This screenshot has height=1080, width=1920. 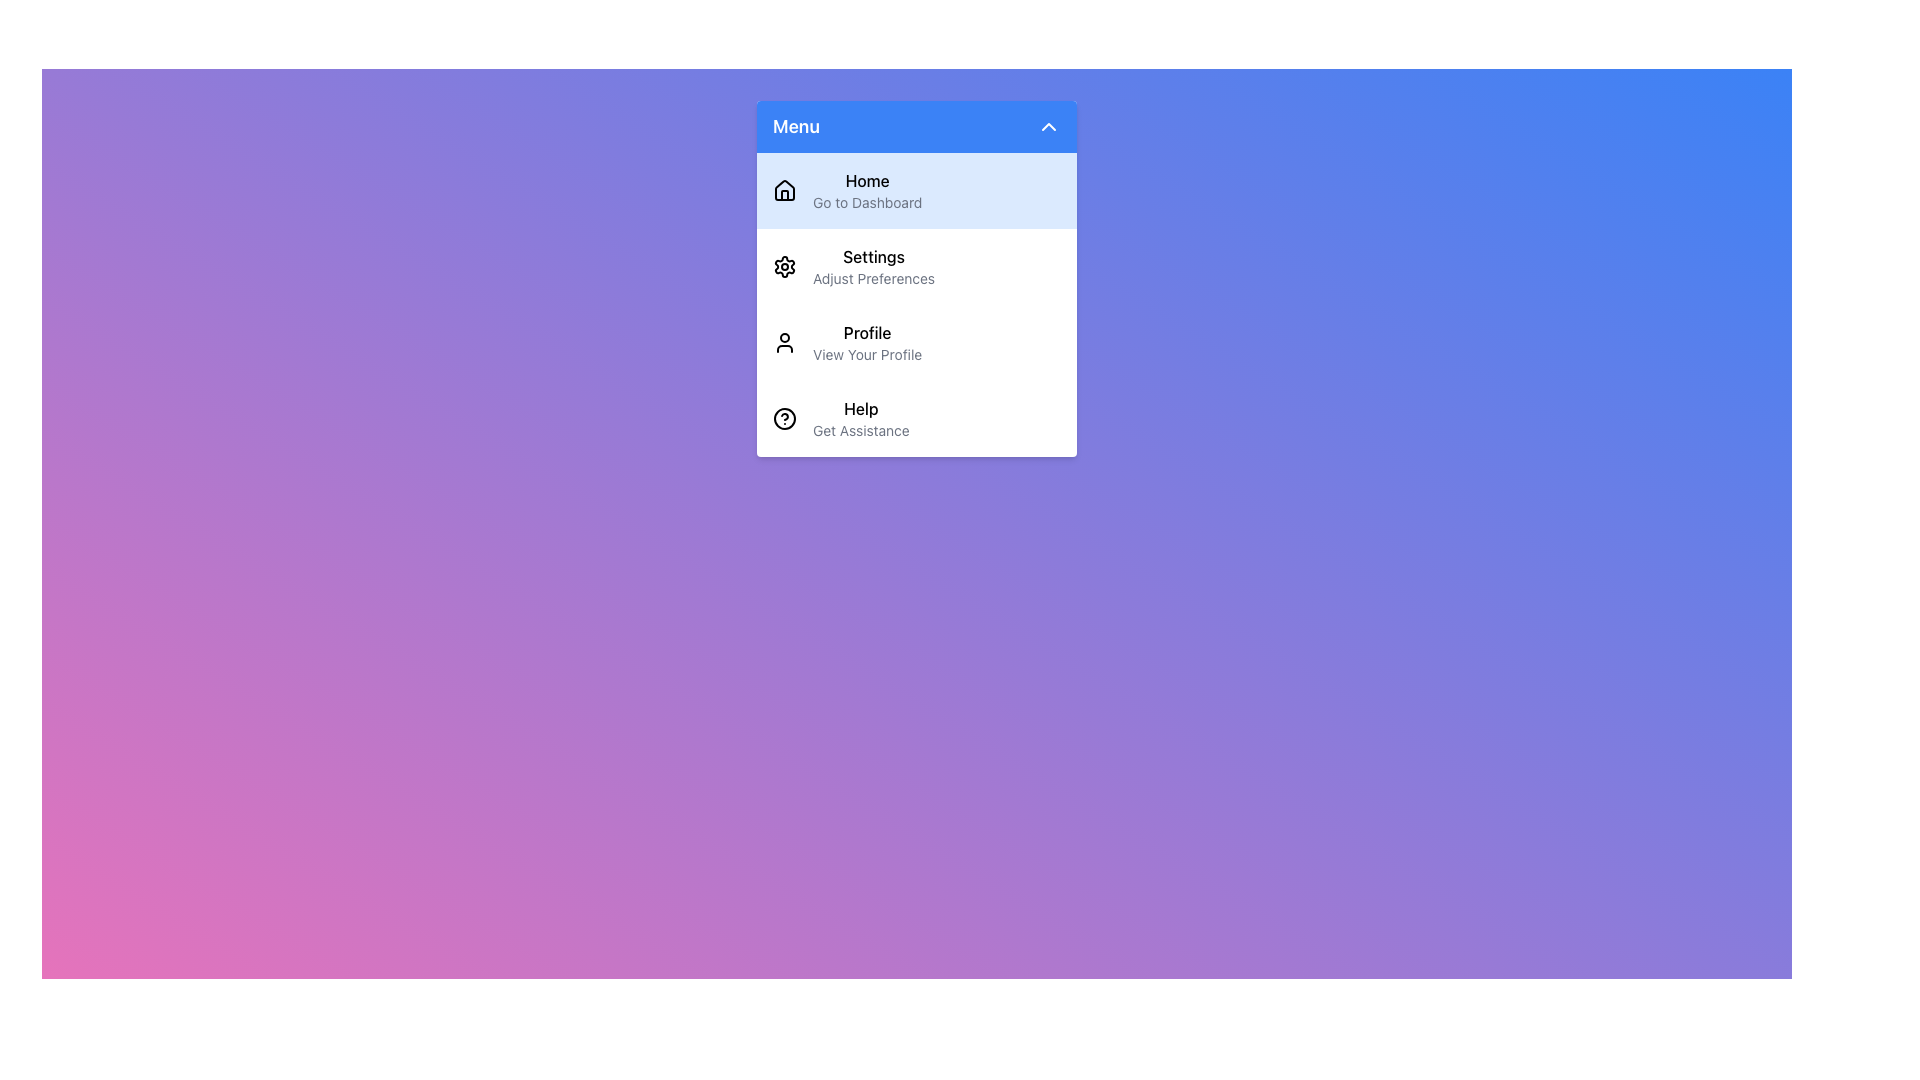 I want to click on the menu item titled 'Settings' with subtitle 'Adjust Preferences', located in the vertical list of the menu component, so click(x=873, y=265).